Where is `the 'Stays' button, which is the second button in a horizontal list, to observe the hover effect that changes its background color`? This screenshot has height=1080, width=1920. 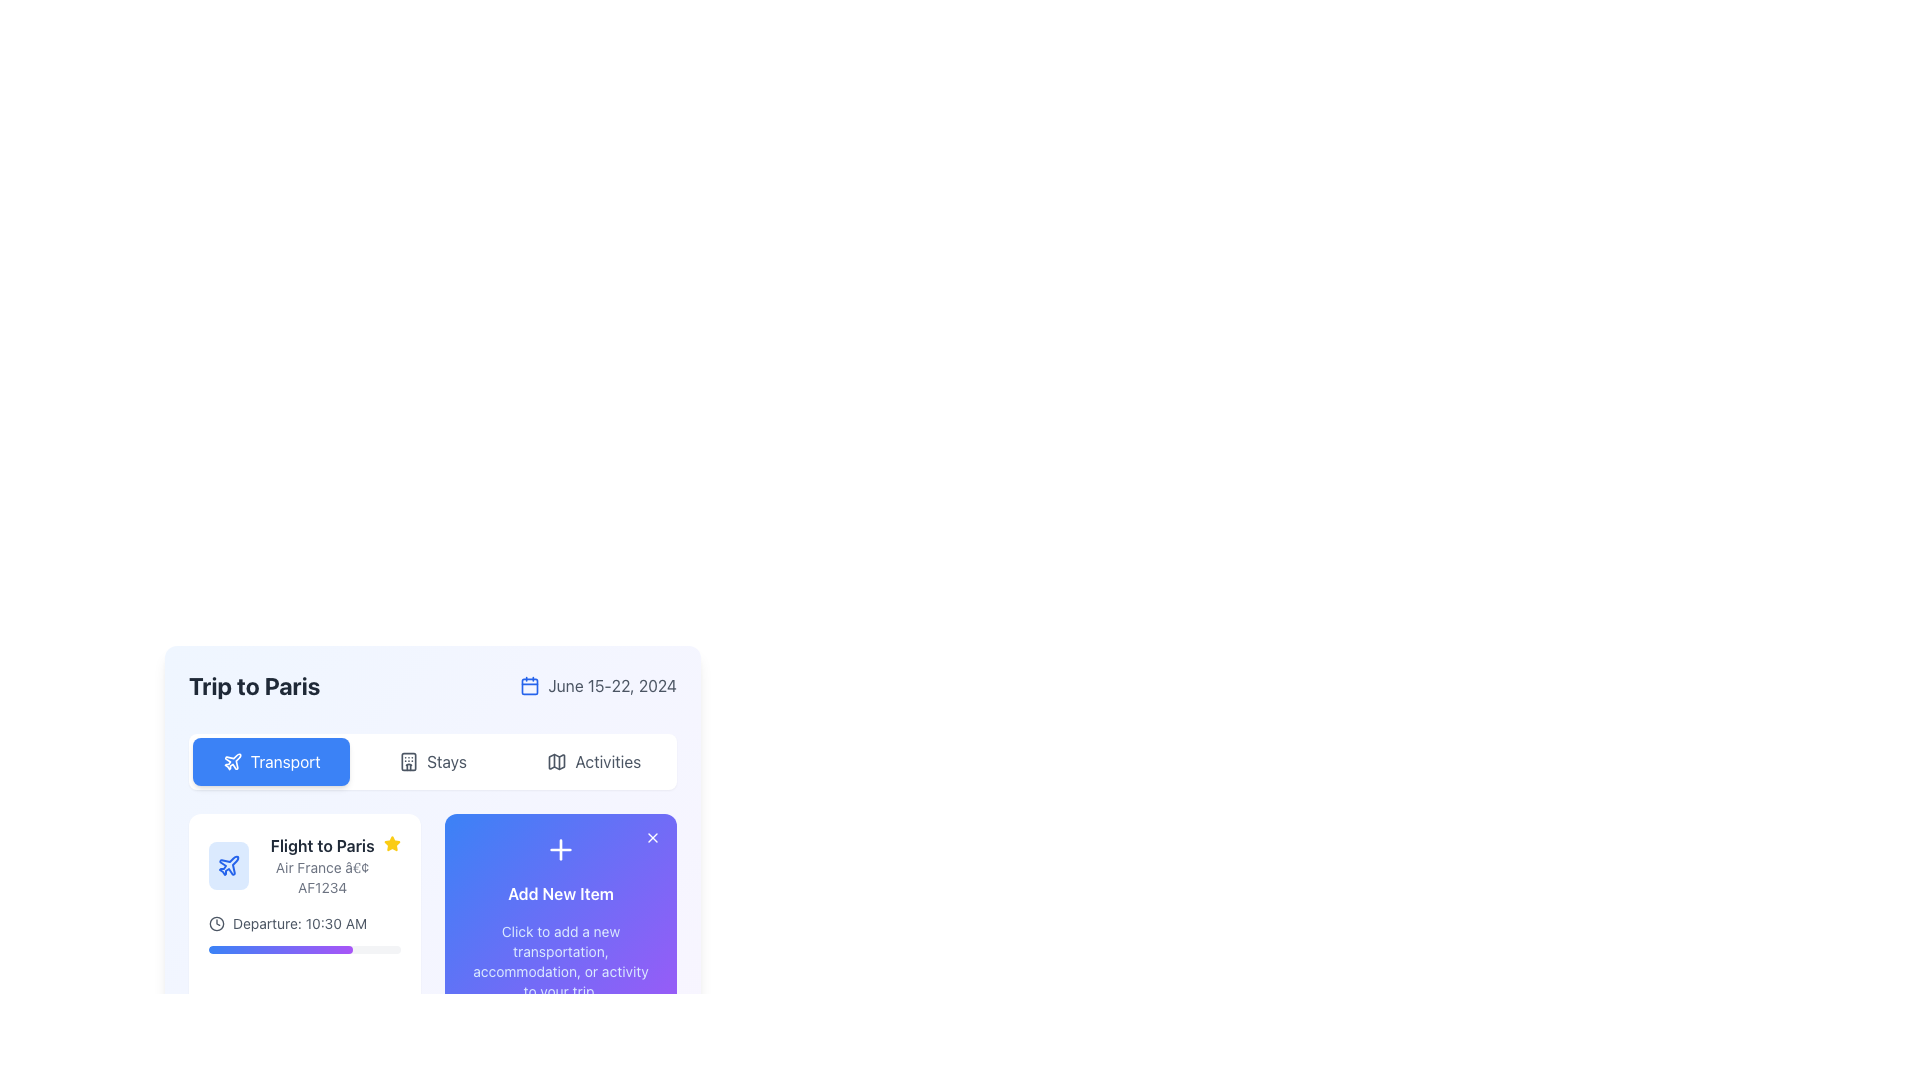 the 'Stays' button, which is the second button in a horizontal list, to observe the hover effect that changes its background color is located at coordinates (431, 762).